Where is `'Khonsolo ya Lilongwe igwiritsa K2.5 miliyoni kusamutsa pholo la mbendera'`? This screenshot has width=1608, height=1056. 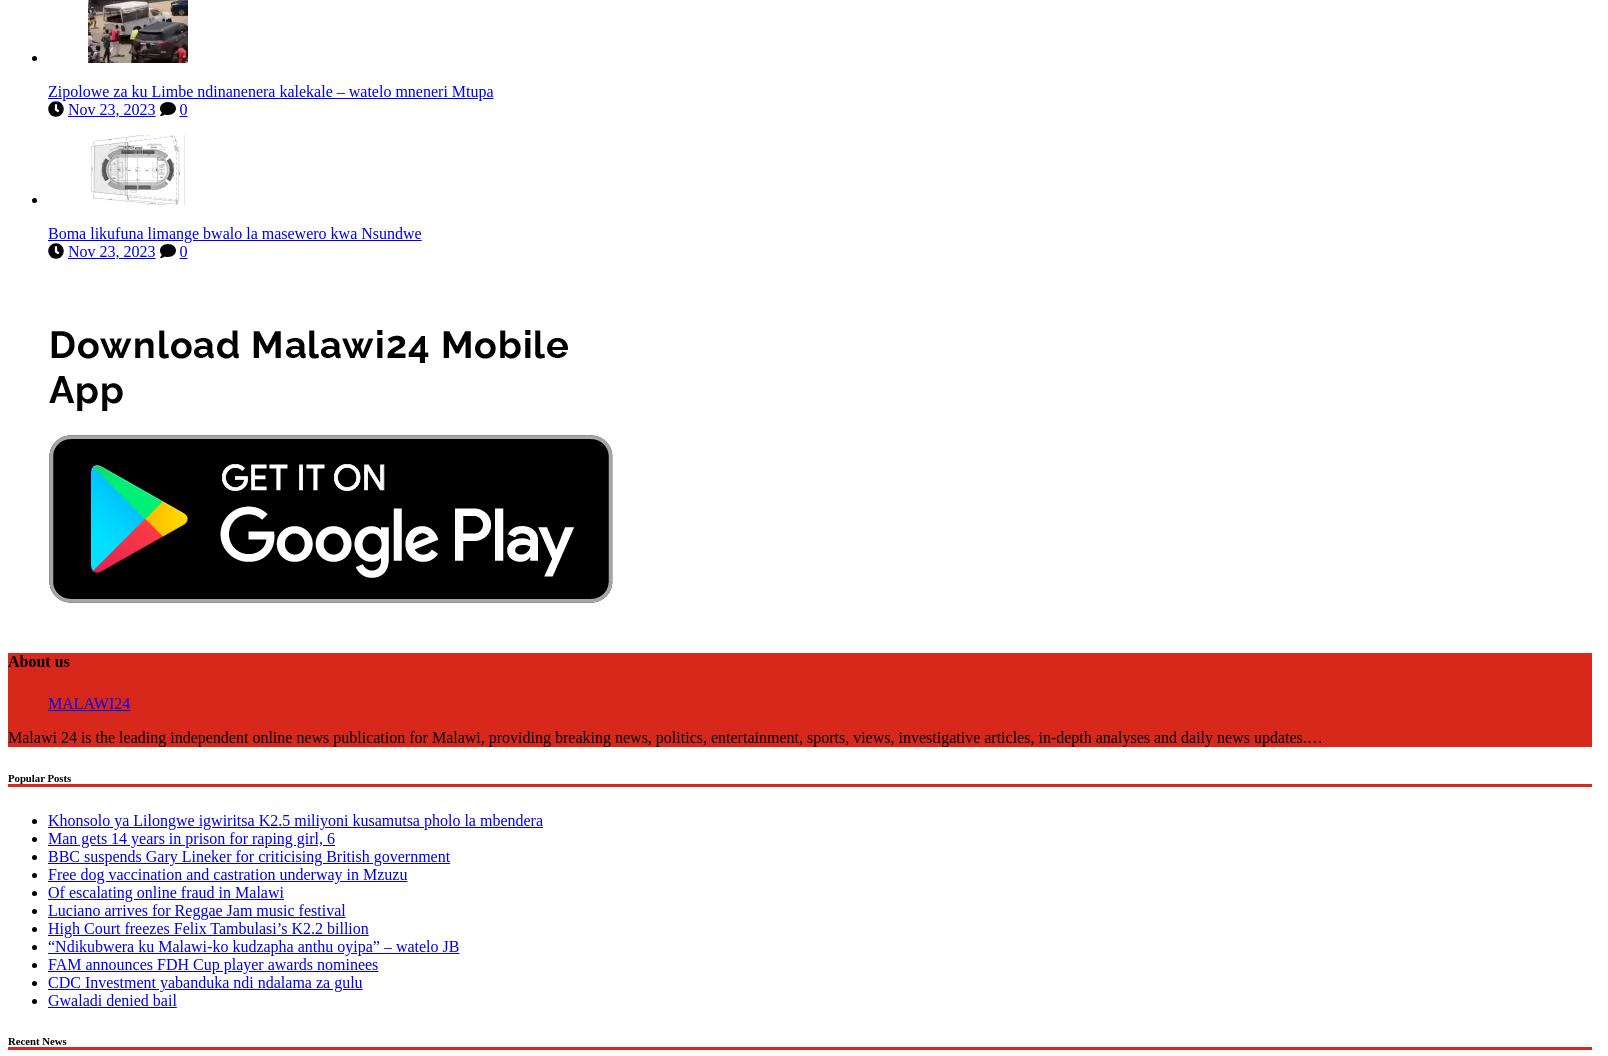
'Khonsolo ya Lilongwe igwiritsa K2.5 miliyoni kusamutsa pholo la mbendera' is located at coordinates (294, 816).